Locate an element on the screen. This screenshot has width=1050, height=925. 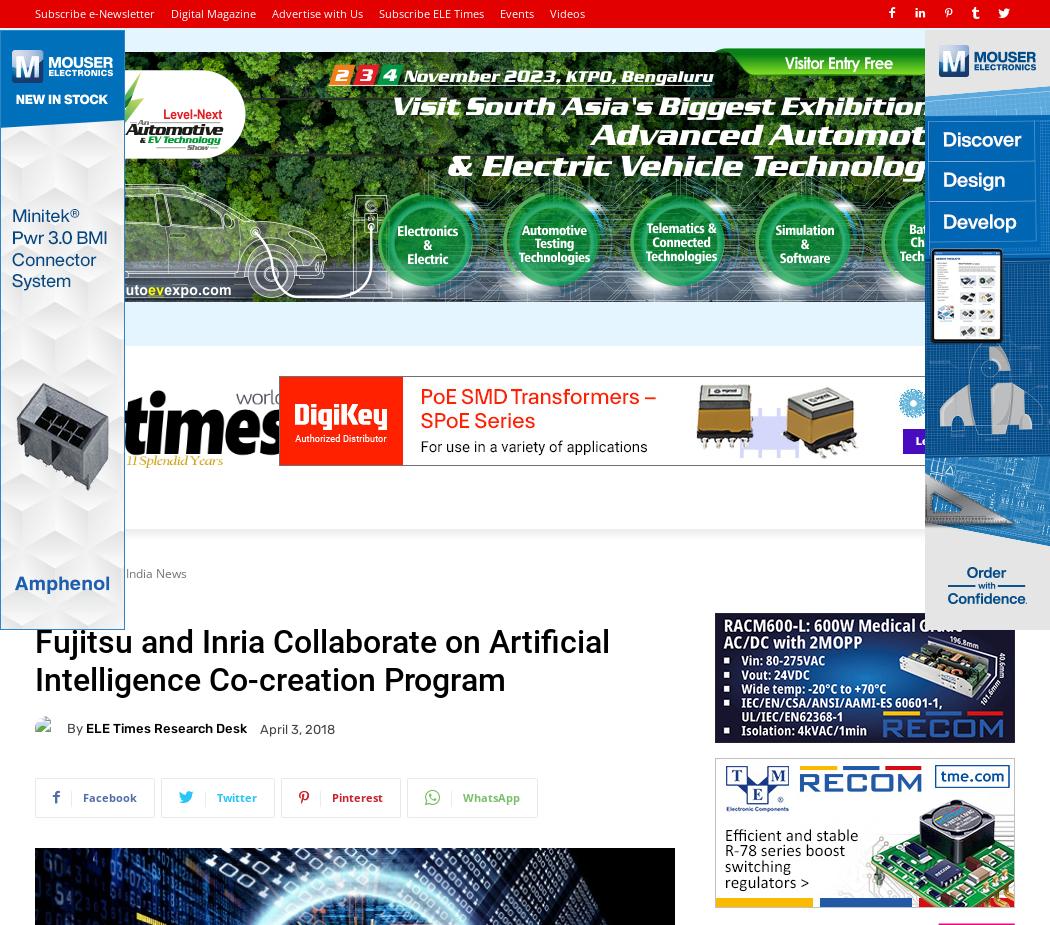
'Manufacturing' is located at coordinates (483, 504).